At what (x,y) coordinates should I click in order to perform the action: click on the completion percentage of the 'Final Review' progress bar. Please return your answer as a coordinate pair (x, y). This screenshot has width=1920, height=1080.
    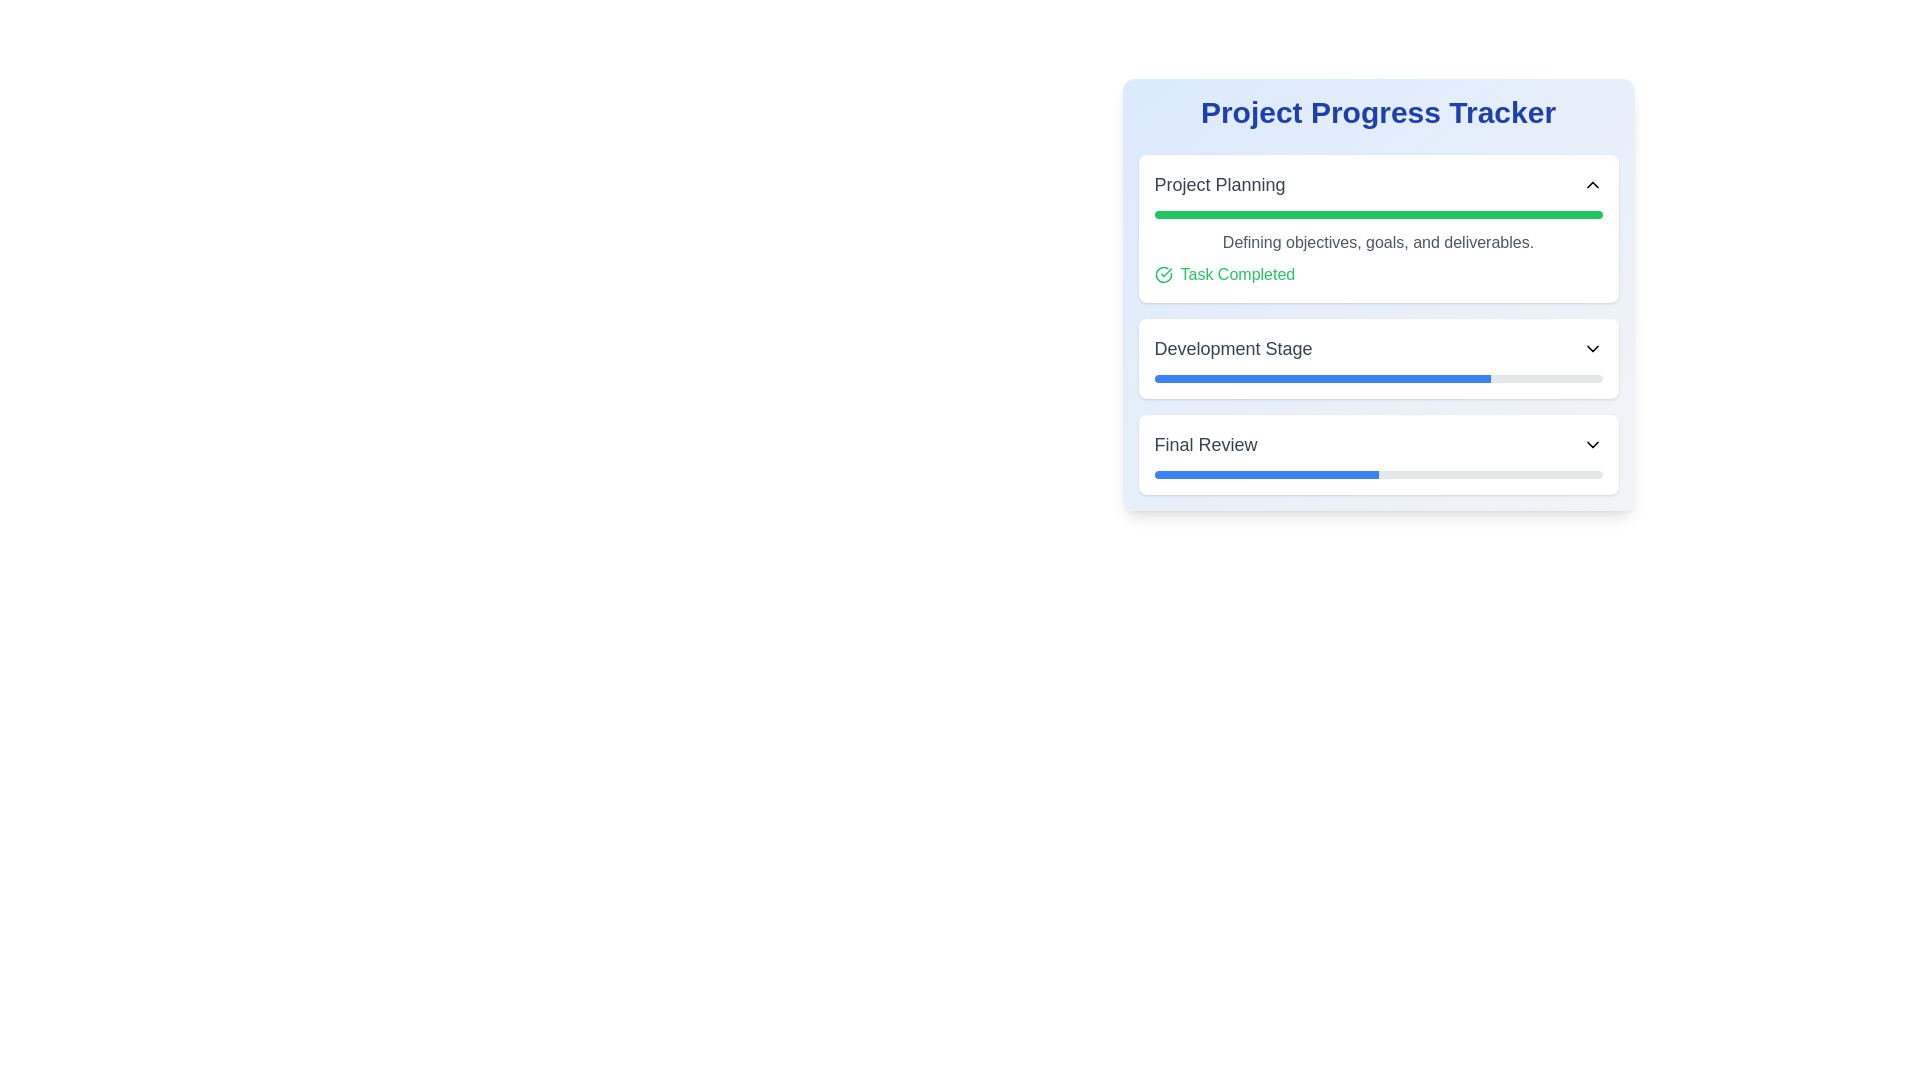
    Looking at the image, I should click on (1356, 474).